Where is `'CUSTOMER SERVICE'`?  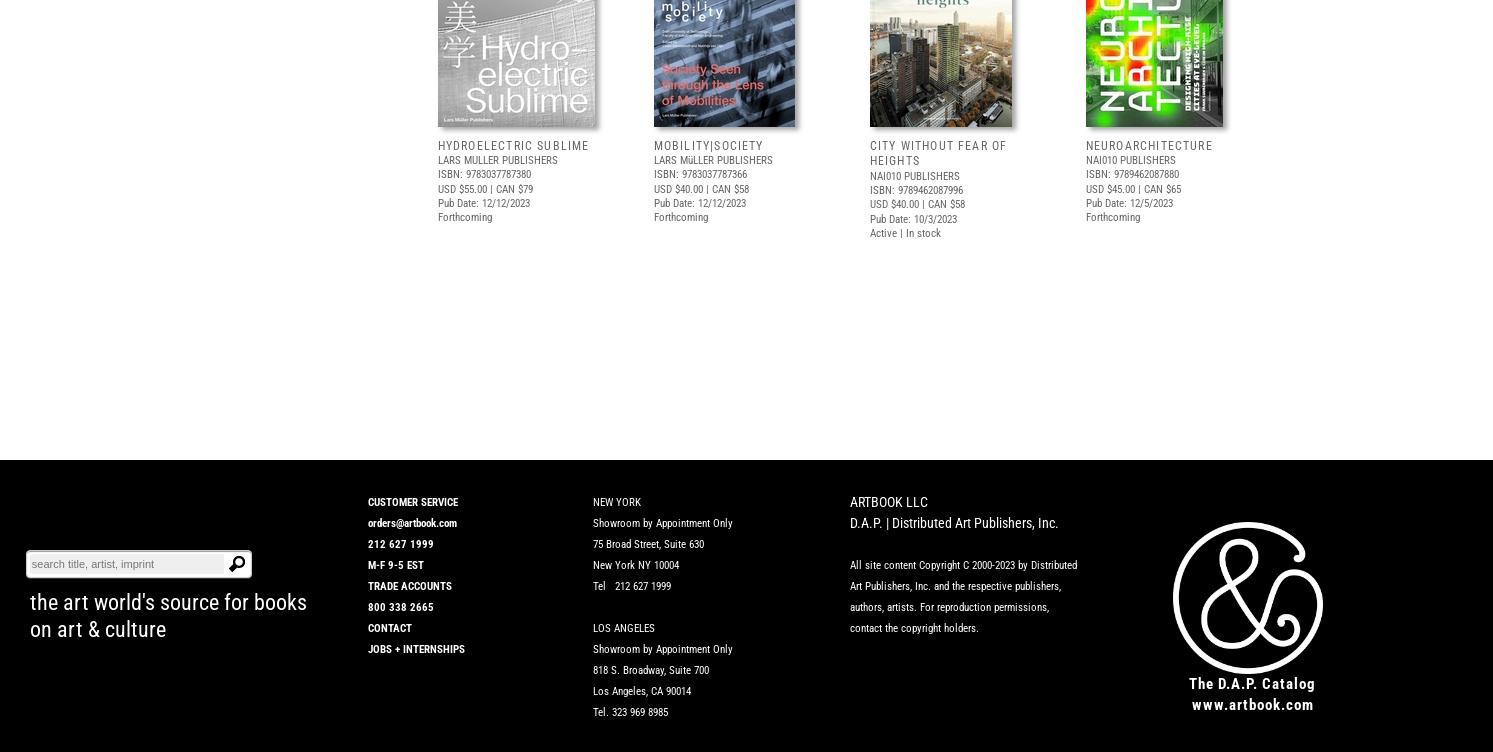
'CUSTOMER SERVICE' is located at coordinates (411, 501).